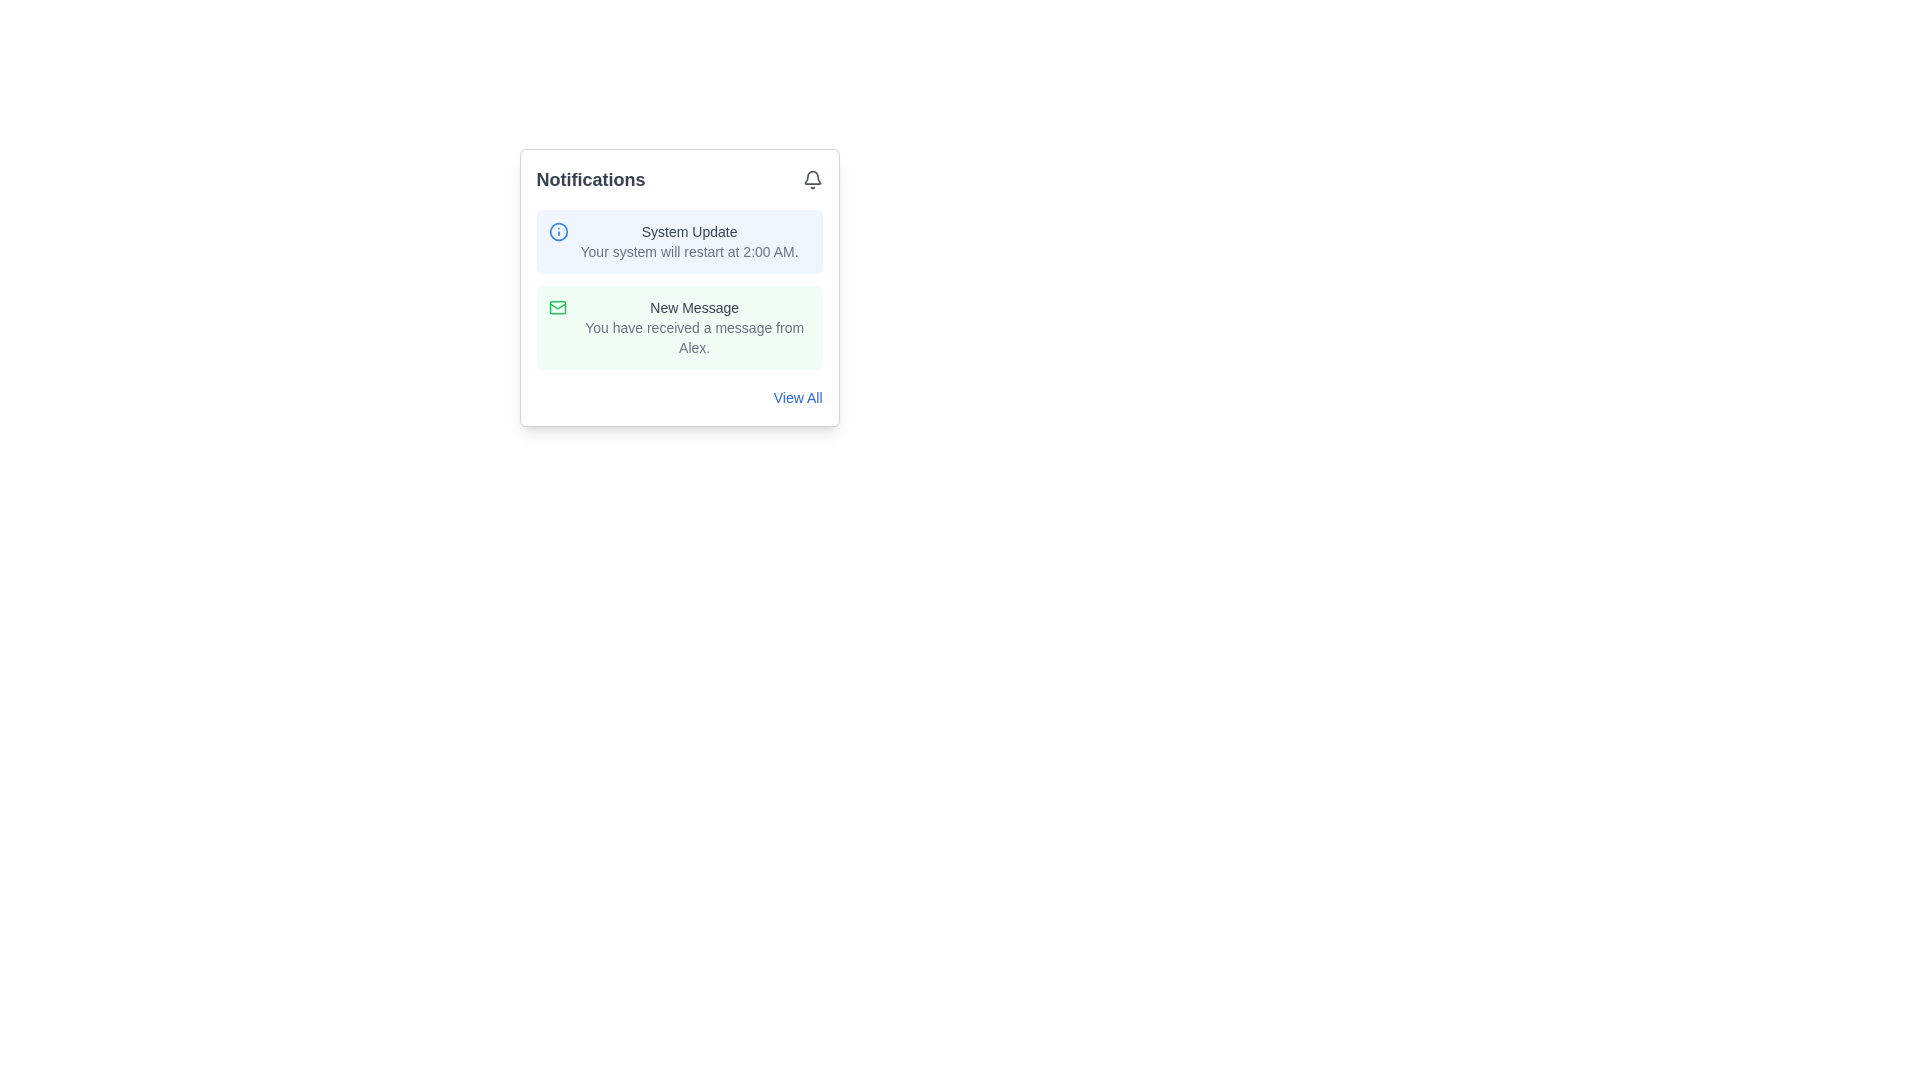 The image size is (1920, 1080). Describe the element at coordinates (796, 397) in the screenshot. I see `the link at the lower-right corner of the notification pop-up box` at that location.